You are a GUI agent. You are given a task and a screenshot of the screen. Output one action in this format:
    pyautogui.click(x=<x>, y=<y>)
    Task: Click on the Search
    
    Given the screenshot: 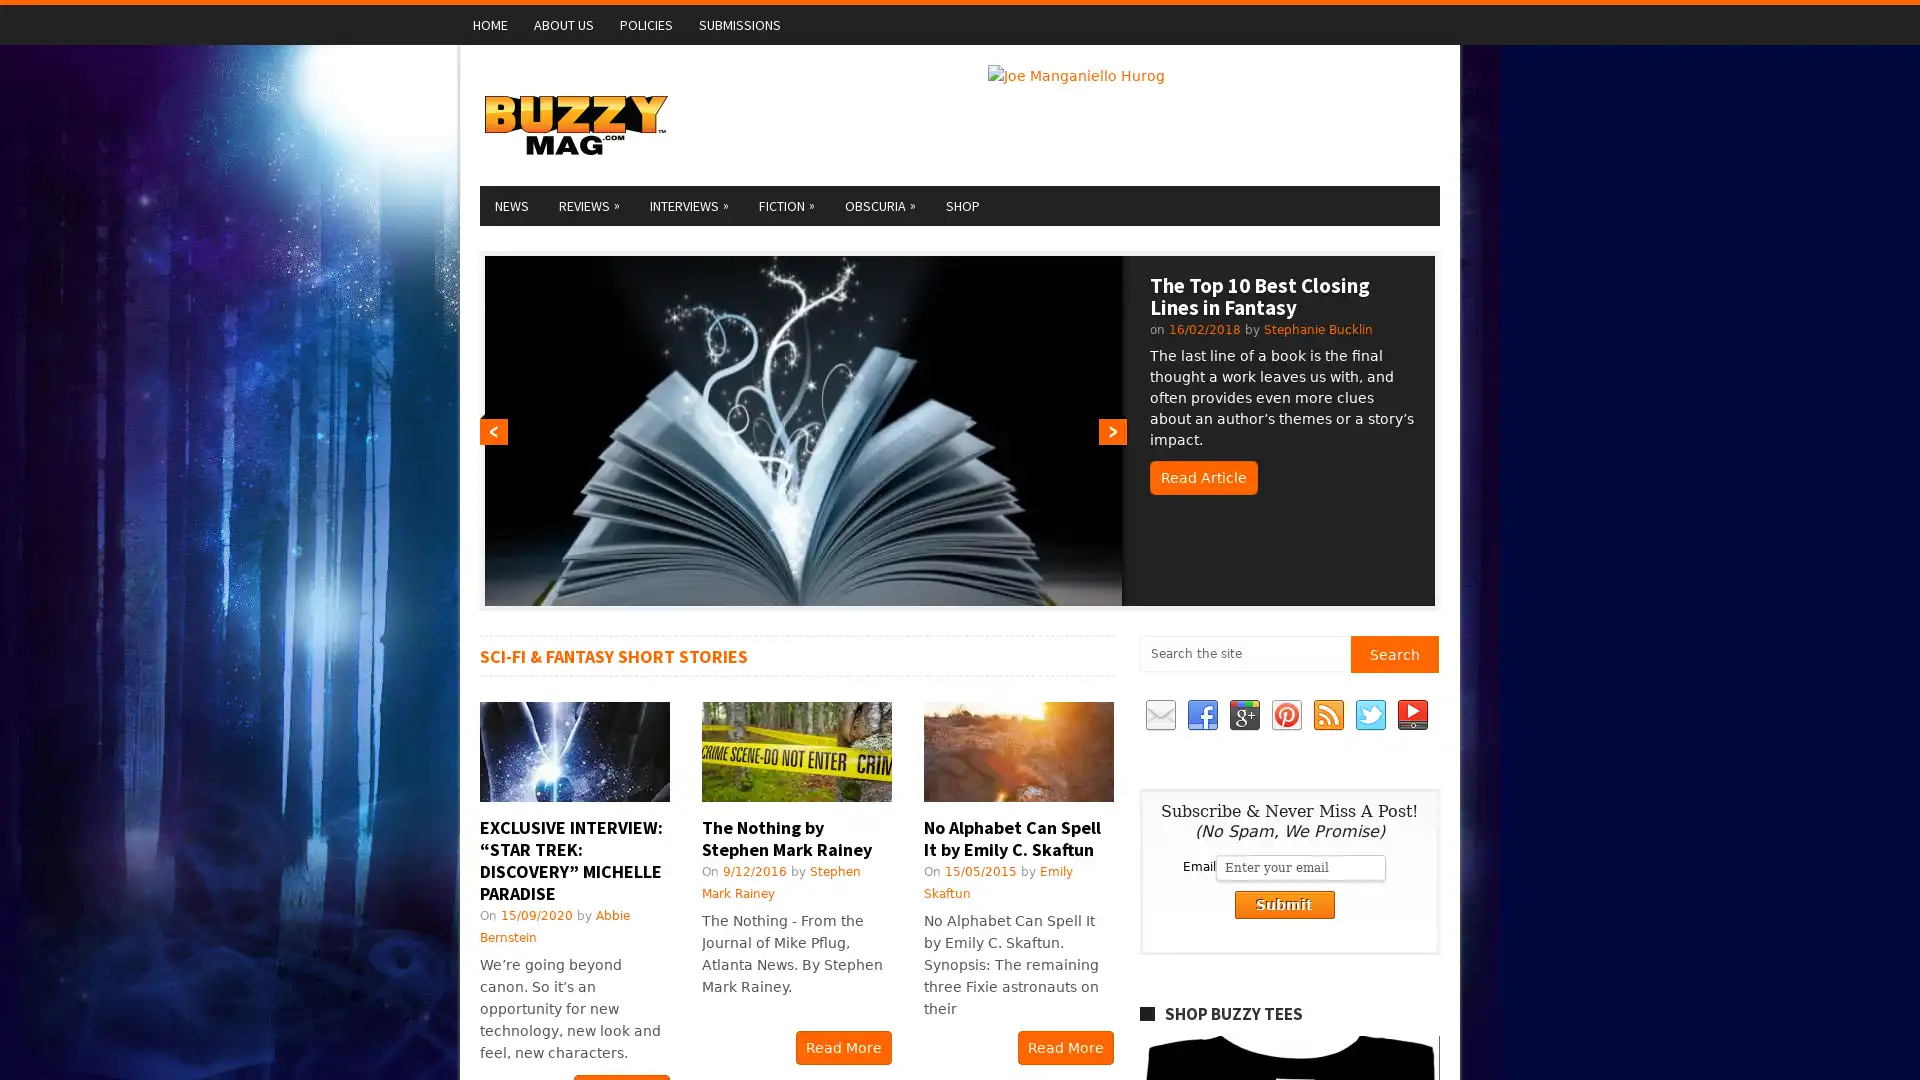 What is the action you would take?
    pyautogui.click(x=1393, y=654)
    